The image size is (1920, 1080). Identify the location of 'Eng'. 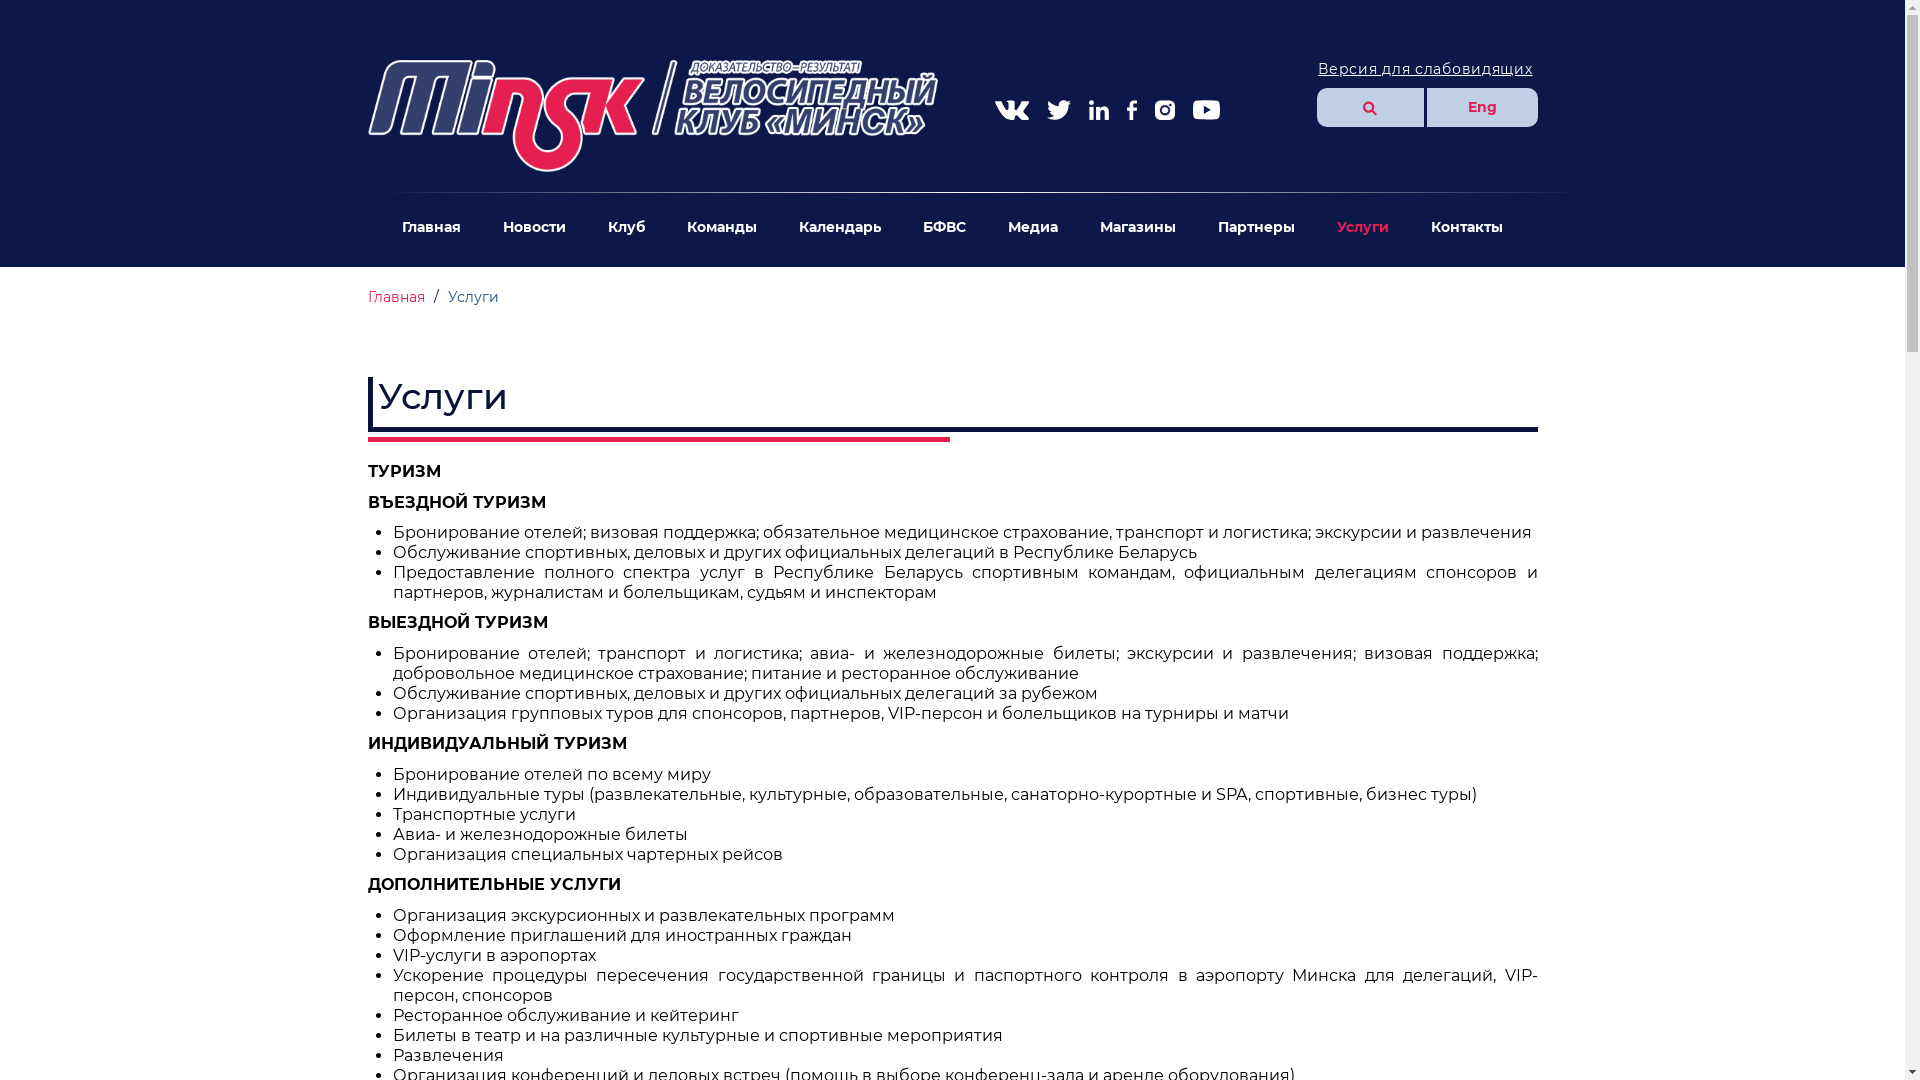
(1481, 107).